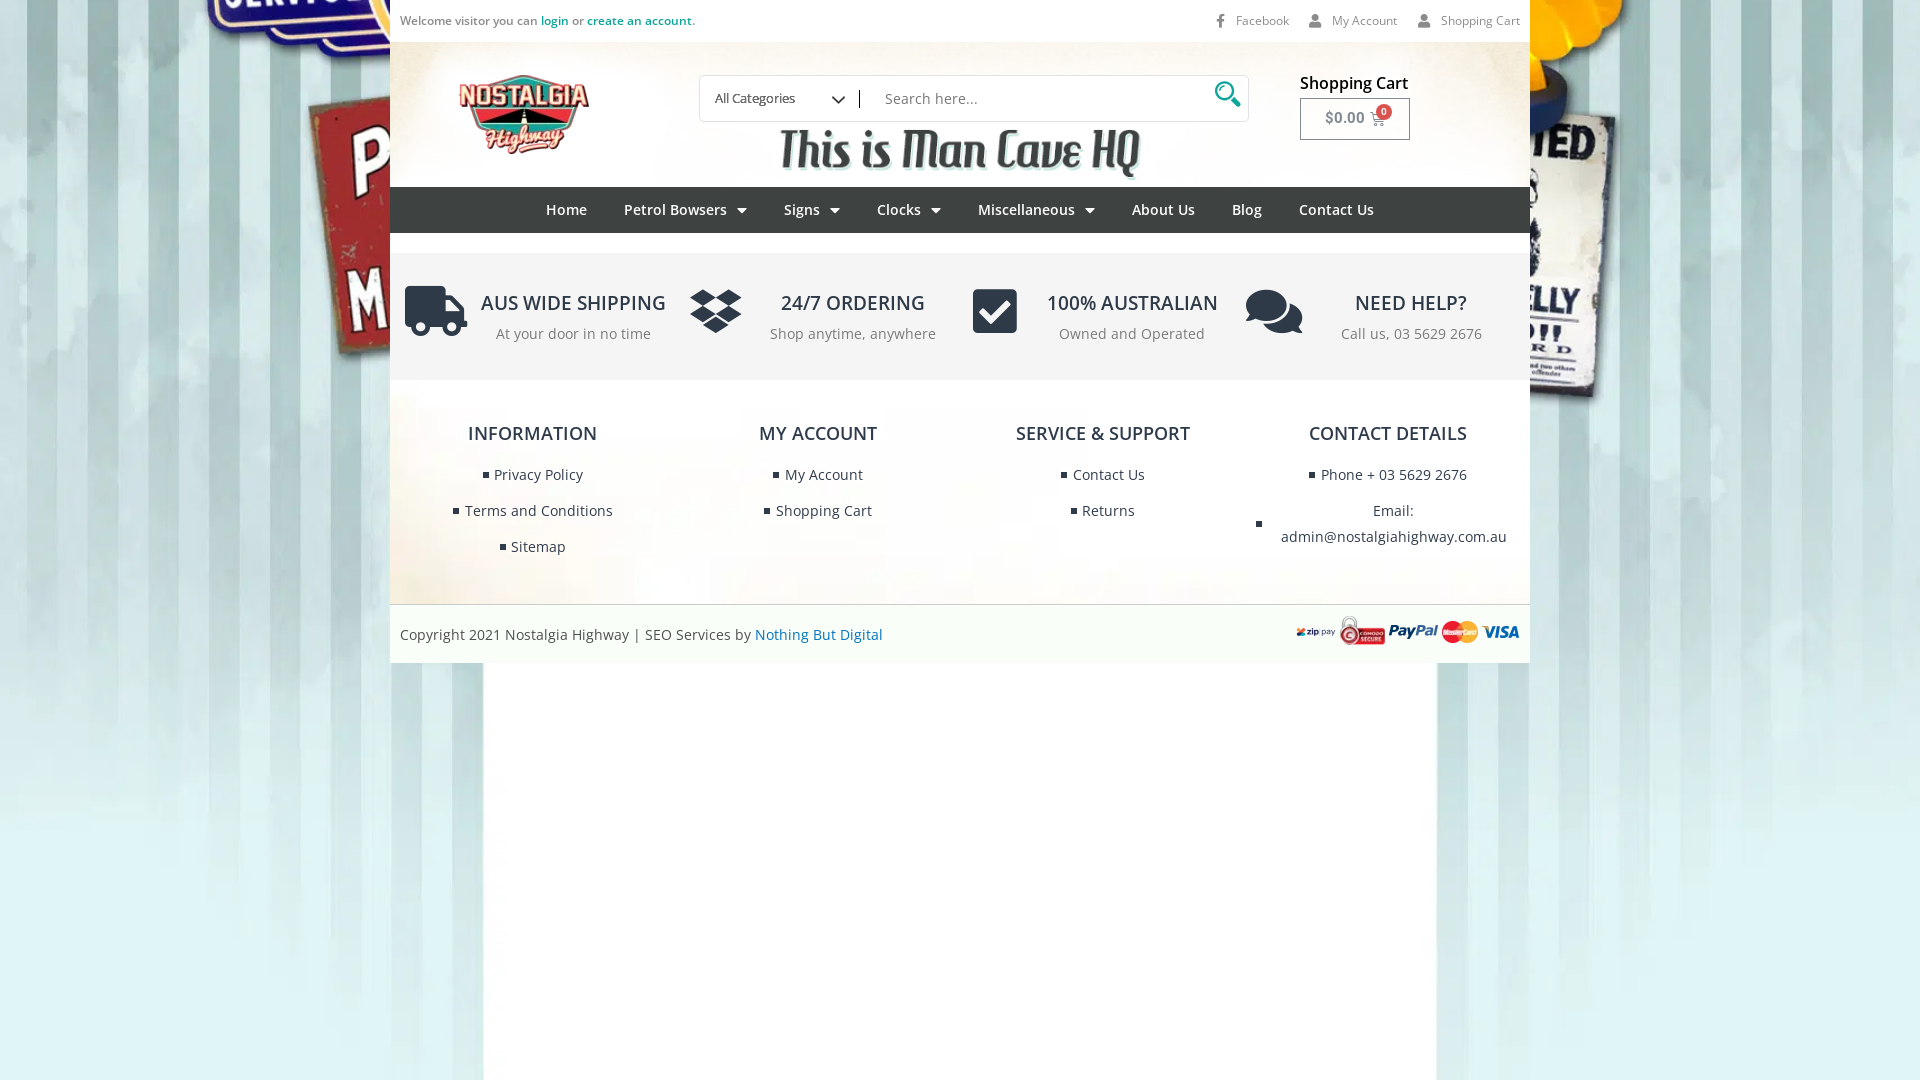 The height and width of the screenshot is (1080, 1920). I want to click on 'Home', so click(565, 209).